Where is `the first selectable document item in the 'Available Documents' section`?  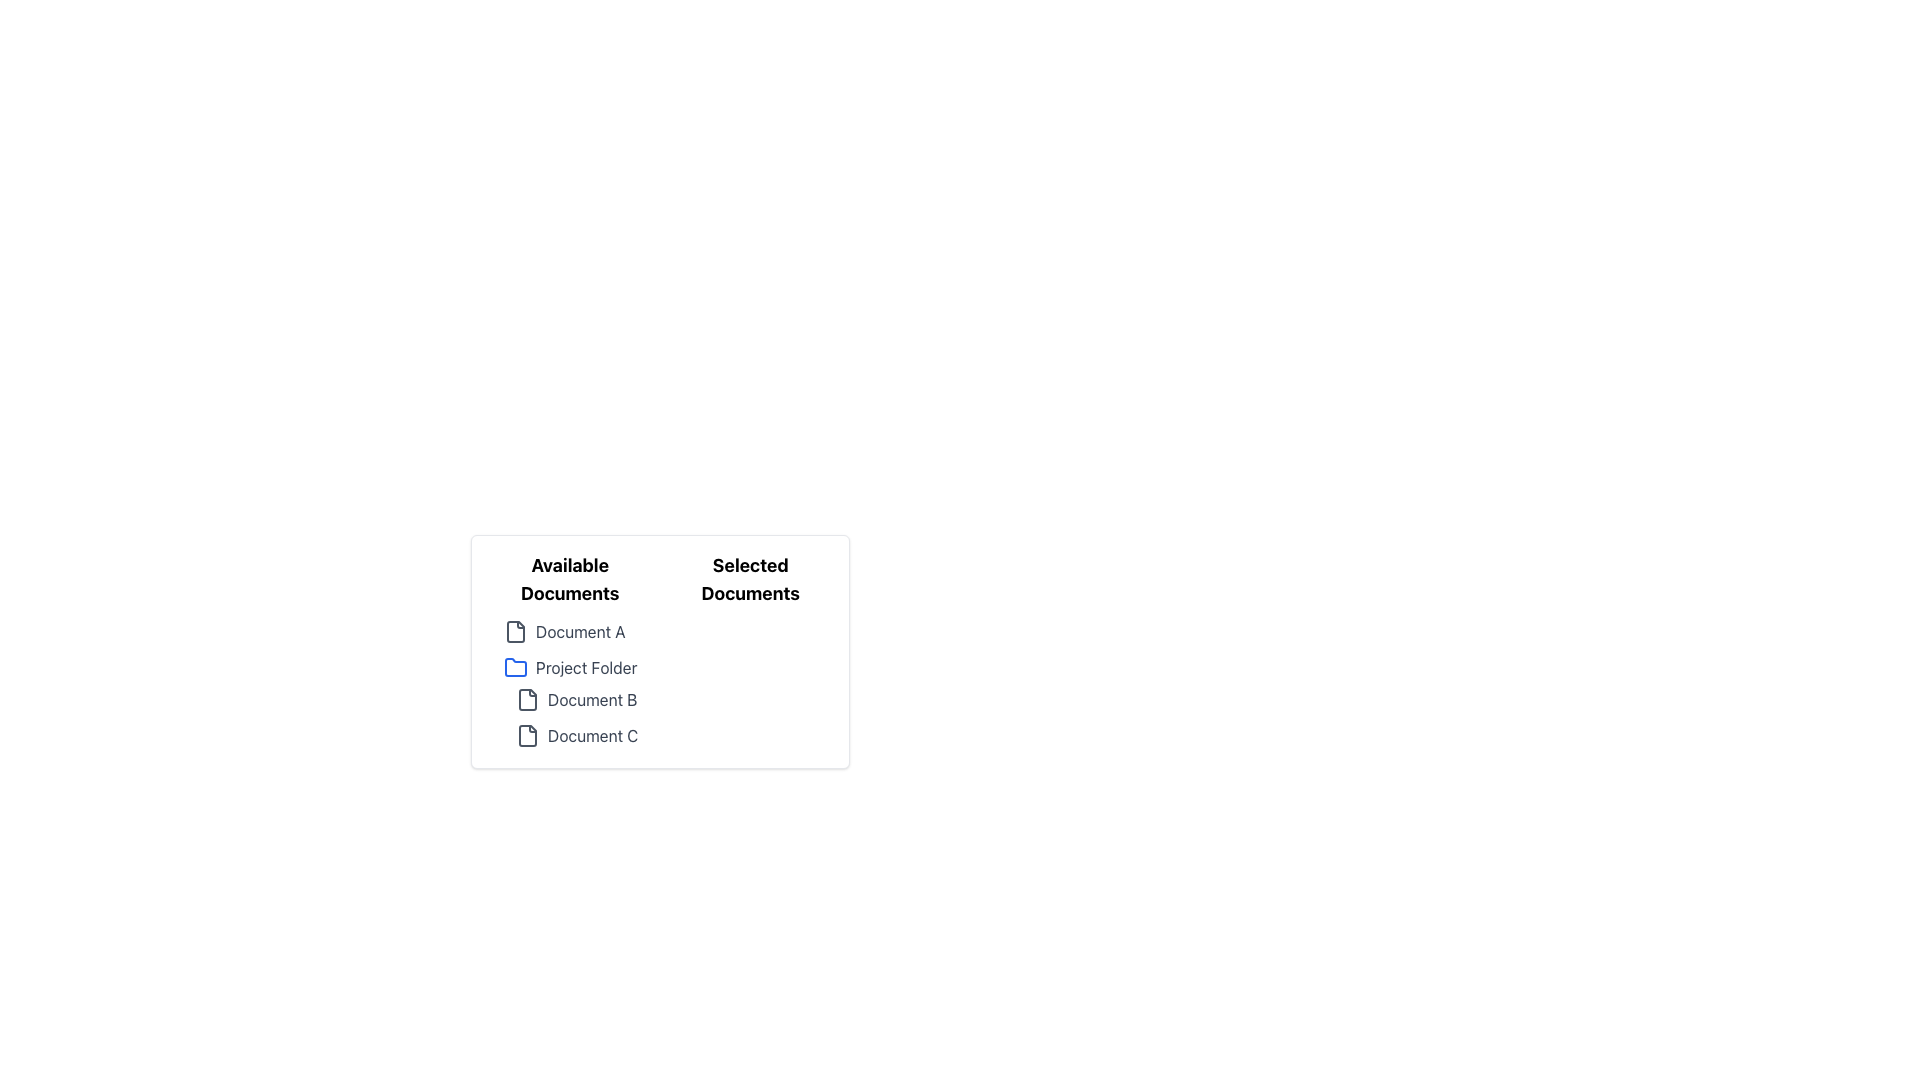 the first selectable document item in the 'Available Documents' section is located at coordinates (575, 632).